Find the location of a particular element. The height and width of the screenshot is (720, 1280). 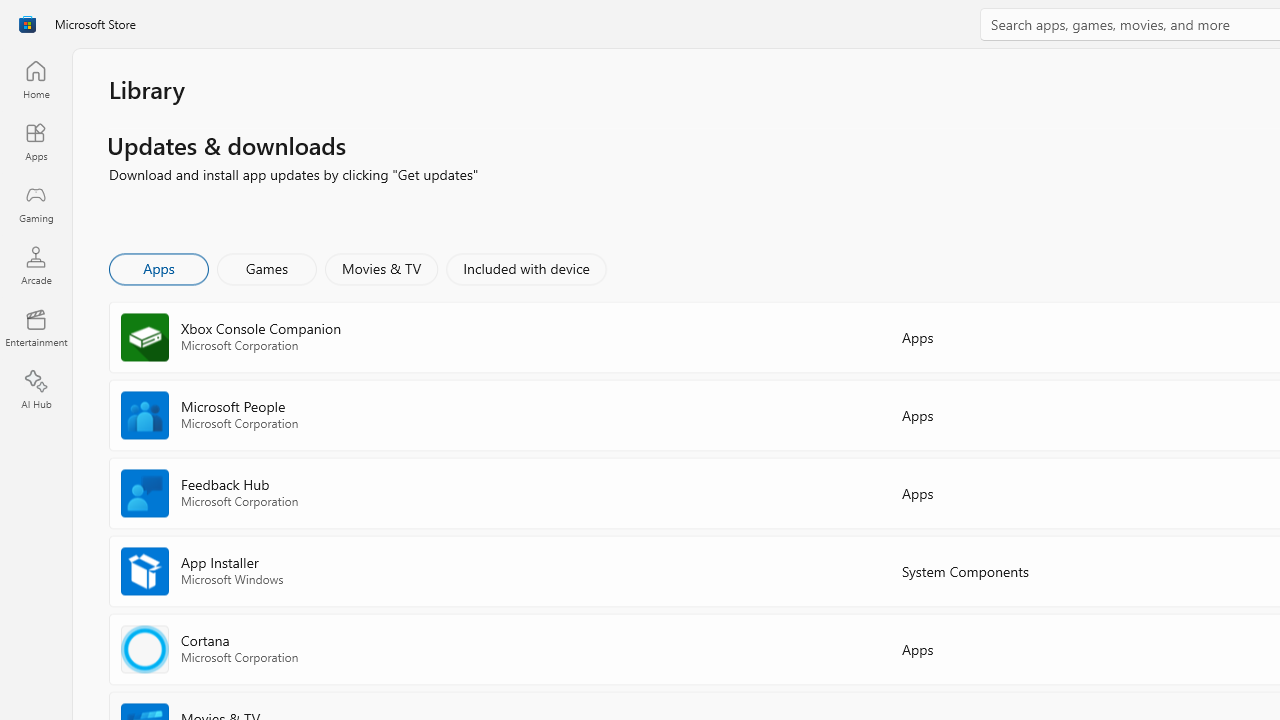

'Class: Image' is located at coordinates (27, 24).